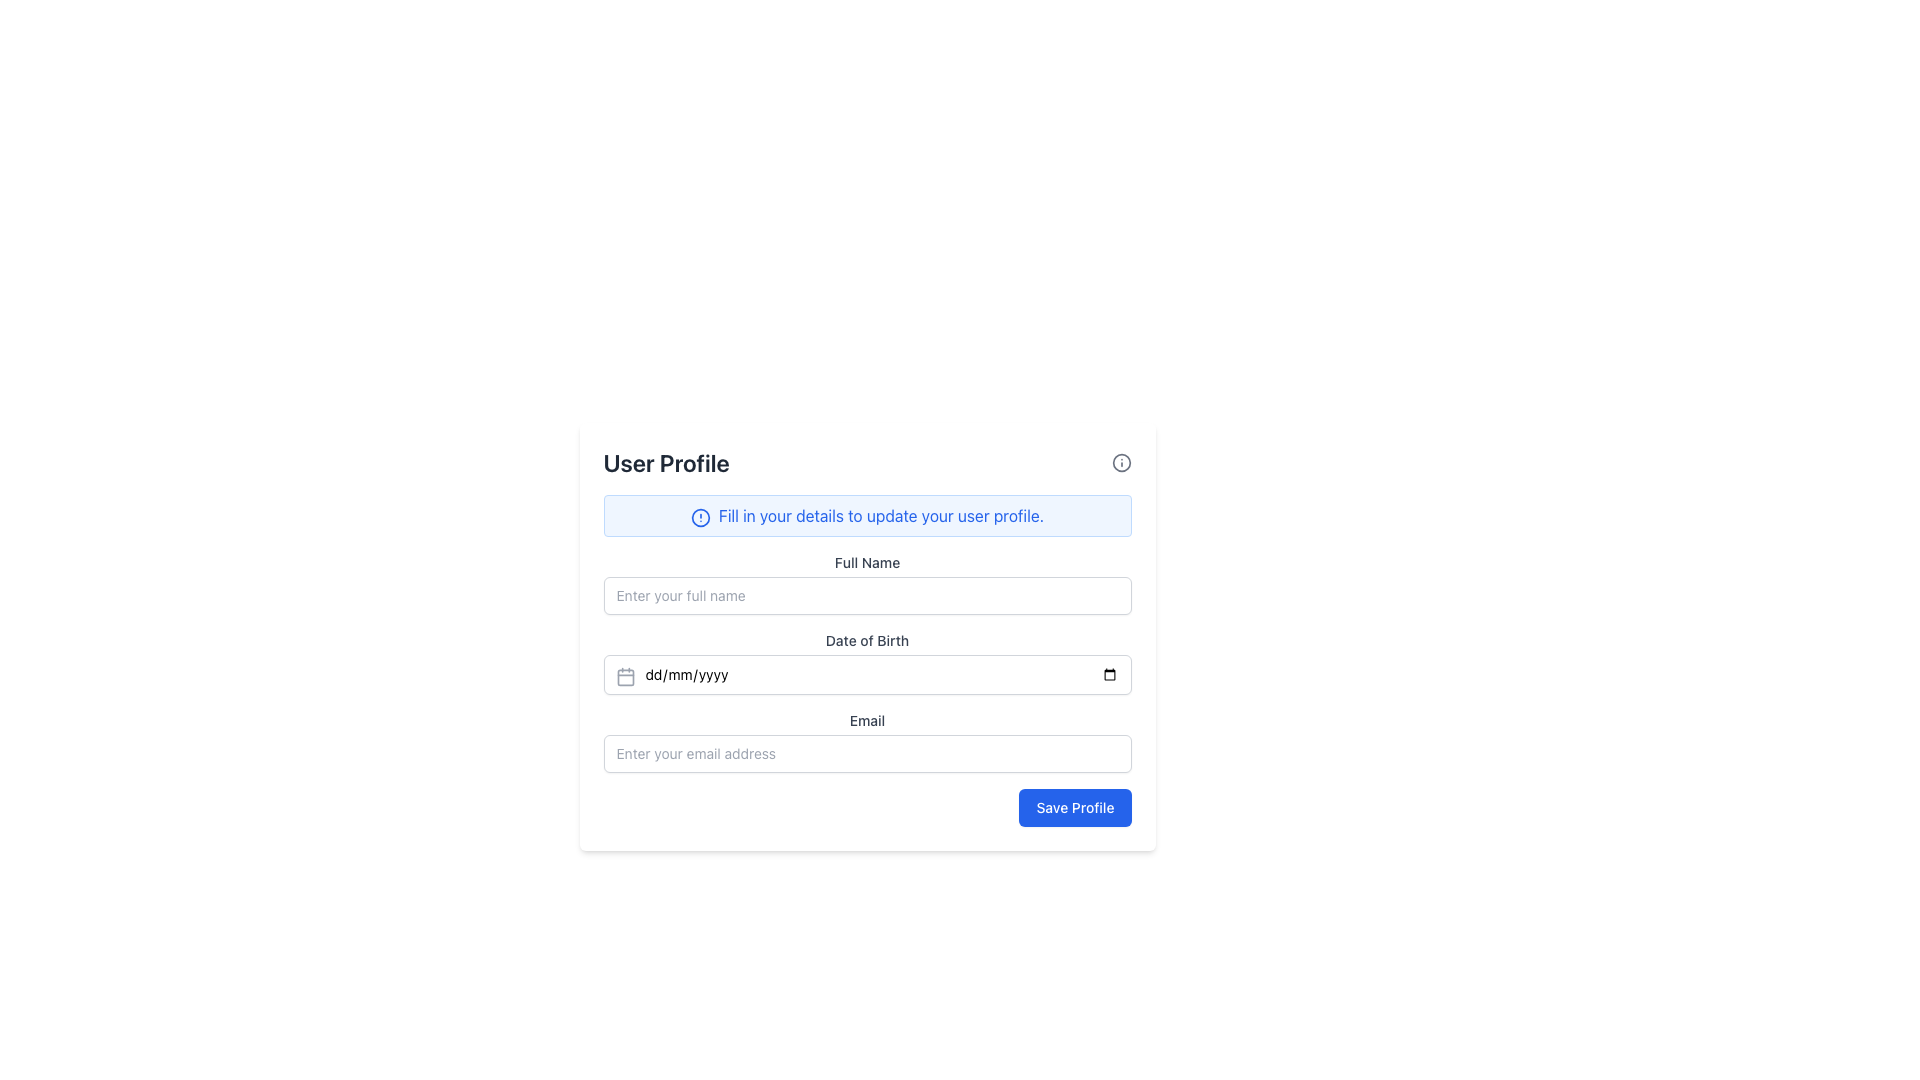 The image size is (1920, 1080). Describe the element at coordinates (1121, 462) in the screenshot. I see `the informational icon, which is a gray circle with an embedded 'i', located in the top-right corner of the 'User Profile' section` at that location.